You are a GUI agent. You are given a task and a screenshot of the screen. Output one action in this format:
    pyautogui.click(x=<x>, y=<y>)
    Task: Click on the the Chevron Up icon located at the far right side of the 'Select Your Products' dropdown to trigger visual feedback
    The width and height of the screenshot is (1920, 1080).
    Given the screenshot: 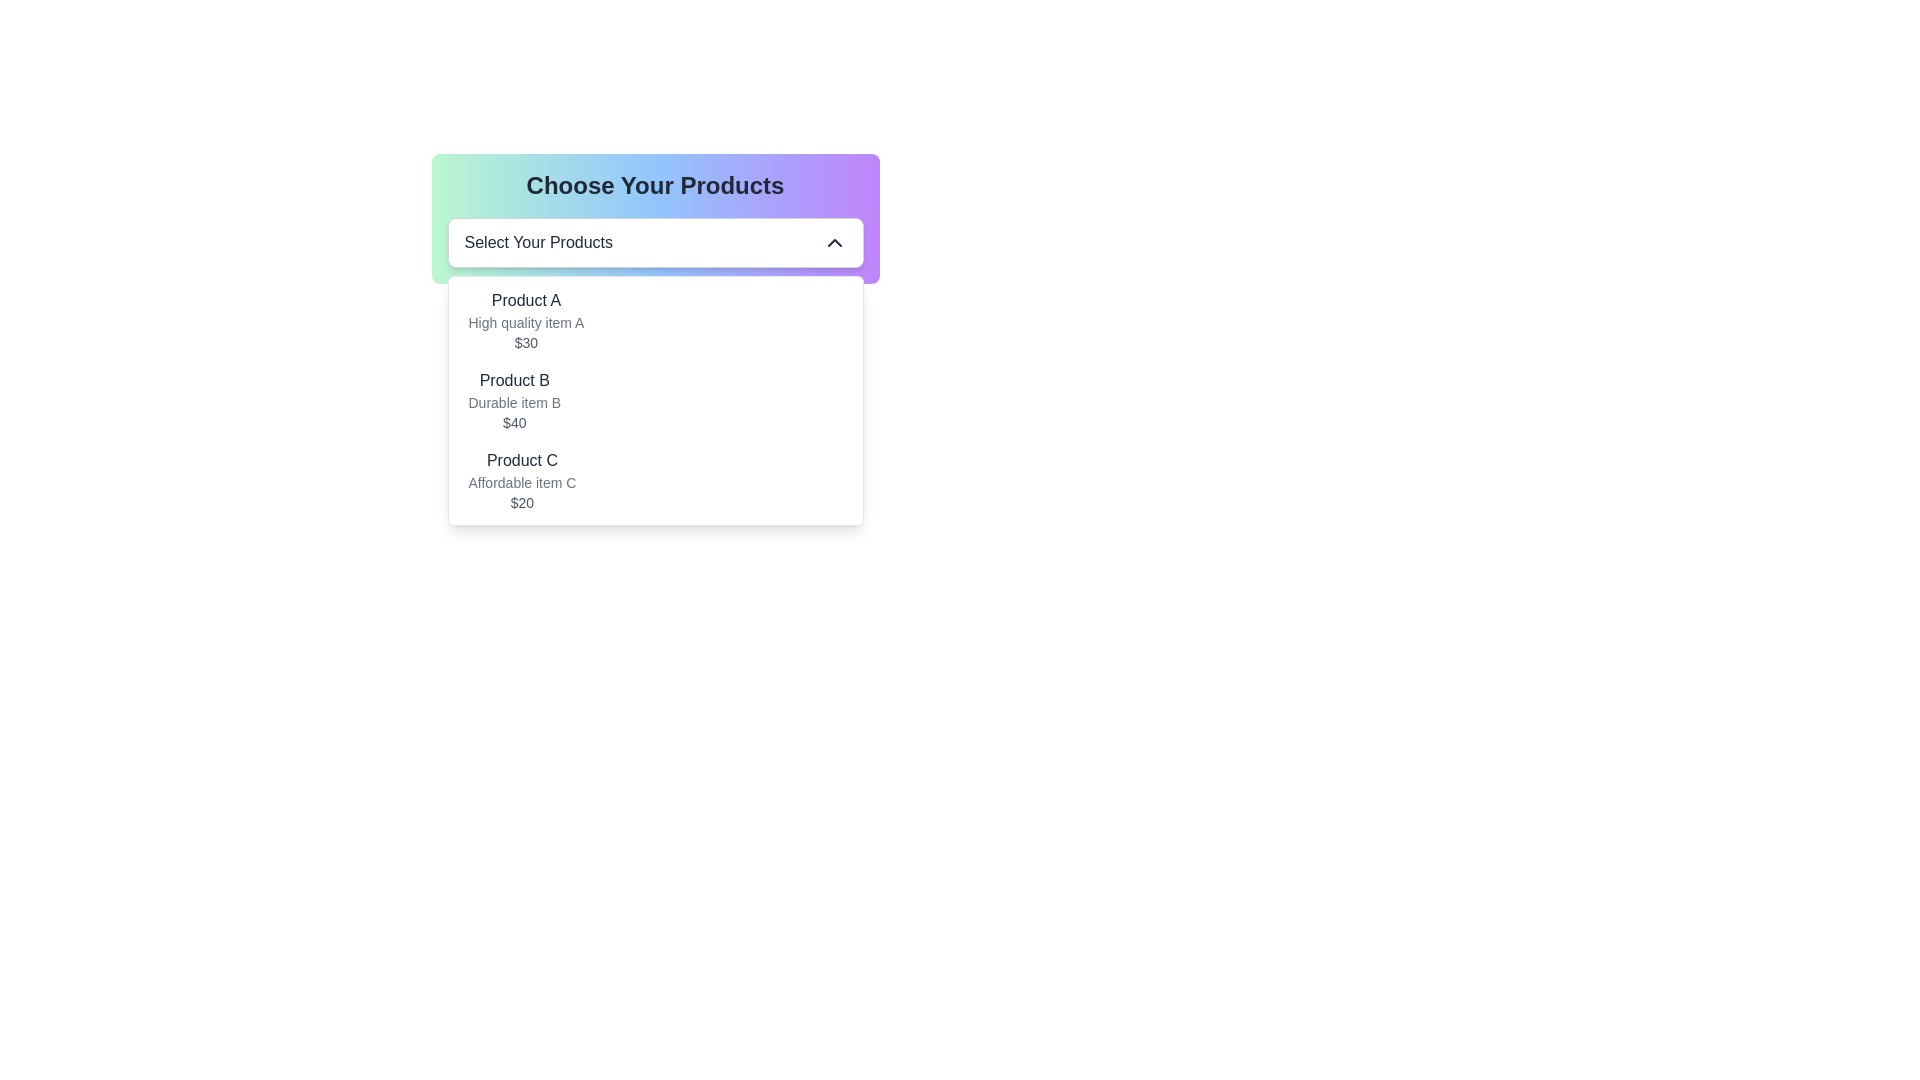 What is the action you would take?
    pyautogui.click(x=834, y=242)
    